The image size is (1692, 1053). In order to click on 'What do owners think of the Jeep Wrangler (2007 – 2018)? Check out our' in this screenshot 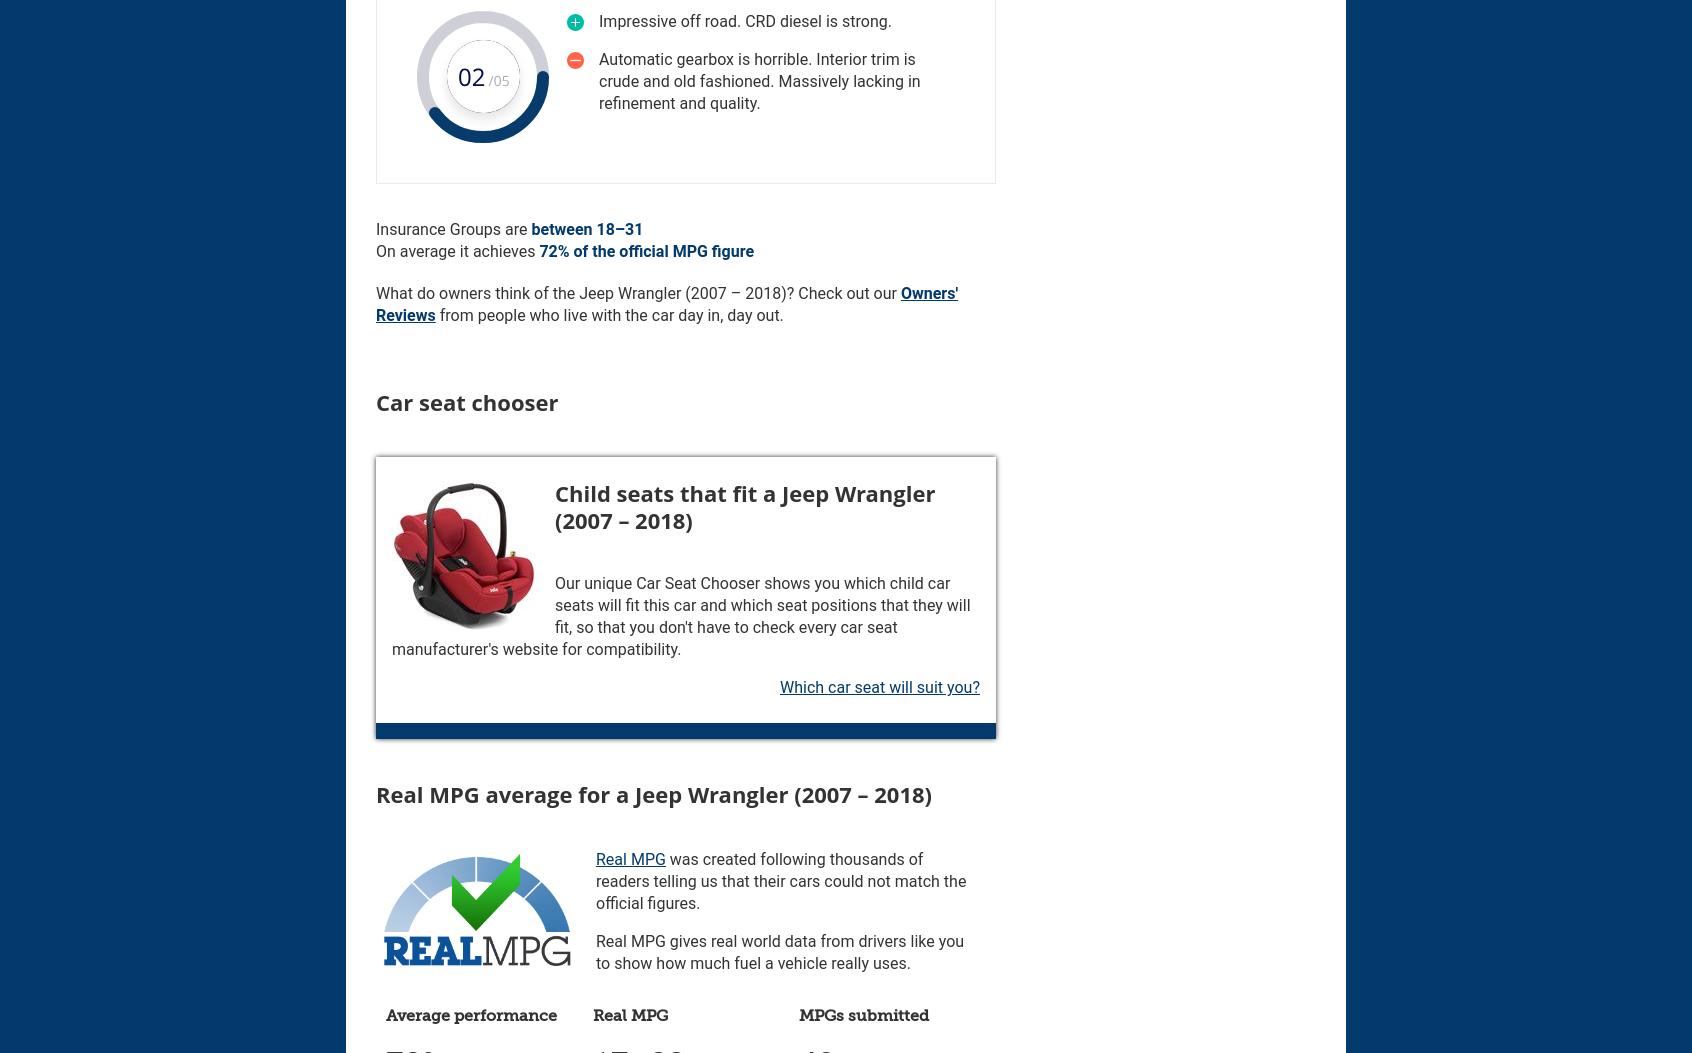, I will do `click(638, 293)`.